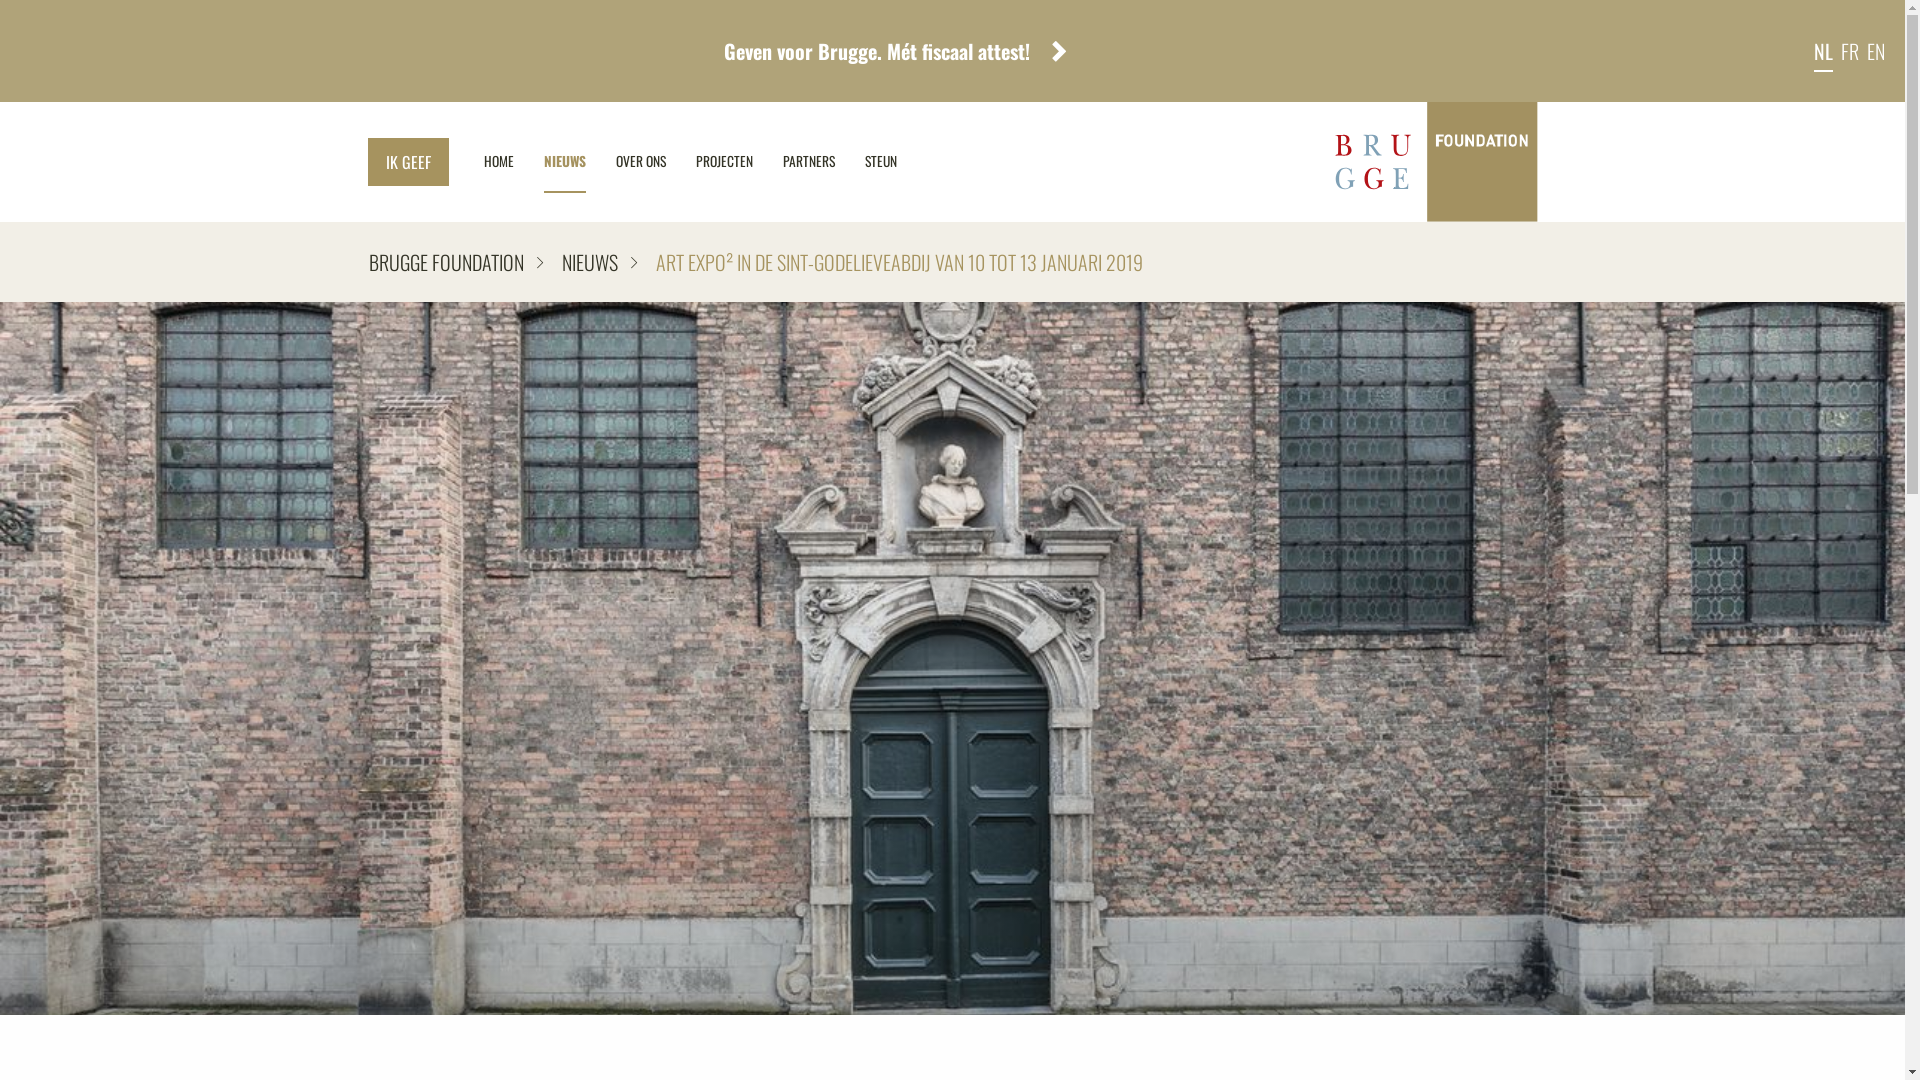 This screenshot has height=1080, width=1920. Describe the element at coordinates (1823, 49) in the screenshot. I see `'NL'` at that location.